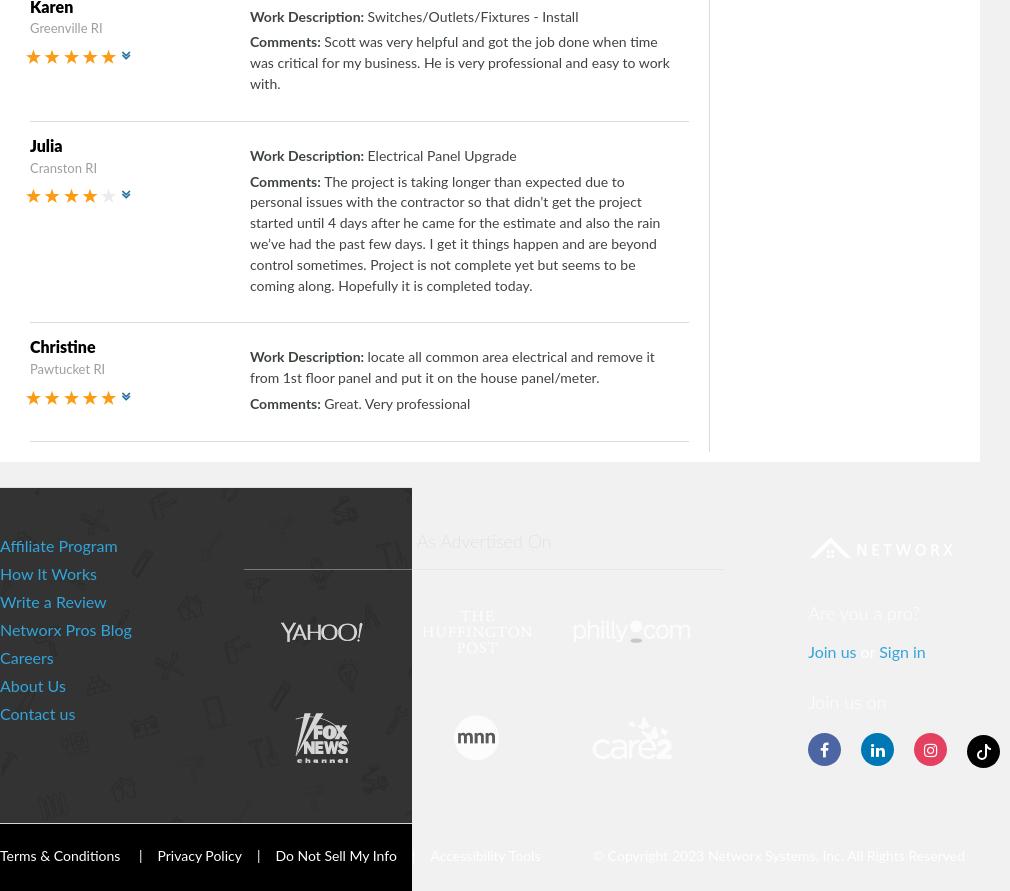 This screenshot has width=1010, height=891. What do you see at coordinates (57, 546) in the screenshot?
I see `'Affiliate Program'` at bounding box center [57, 546].